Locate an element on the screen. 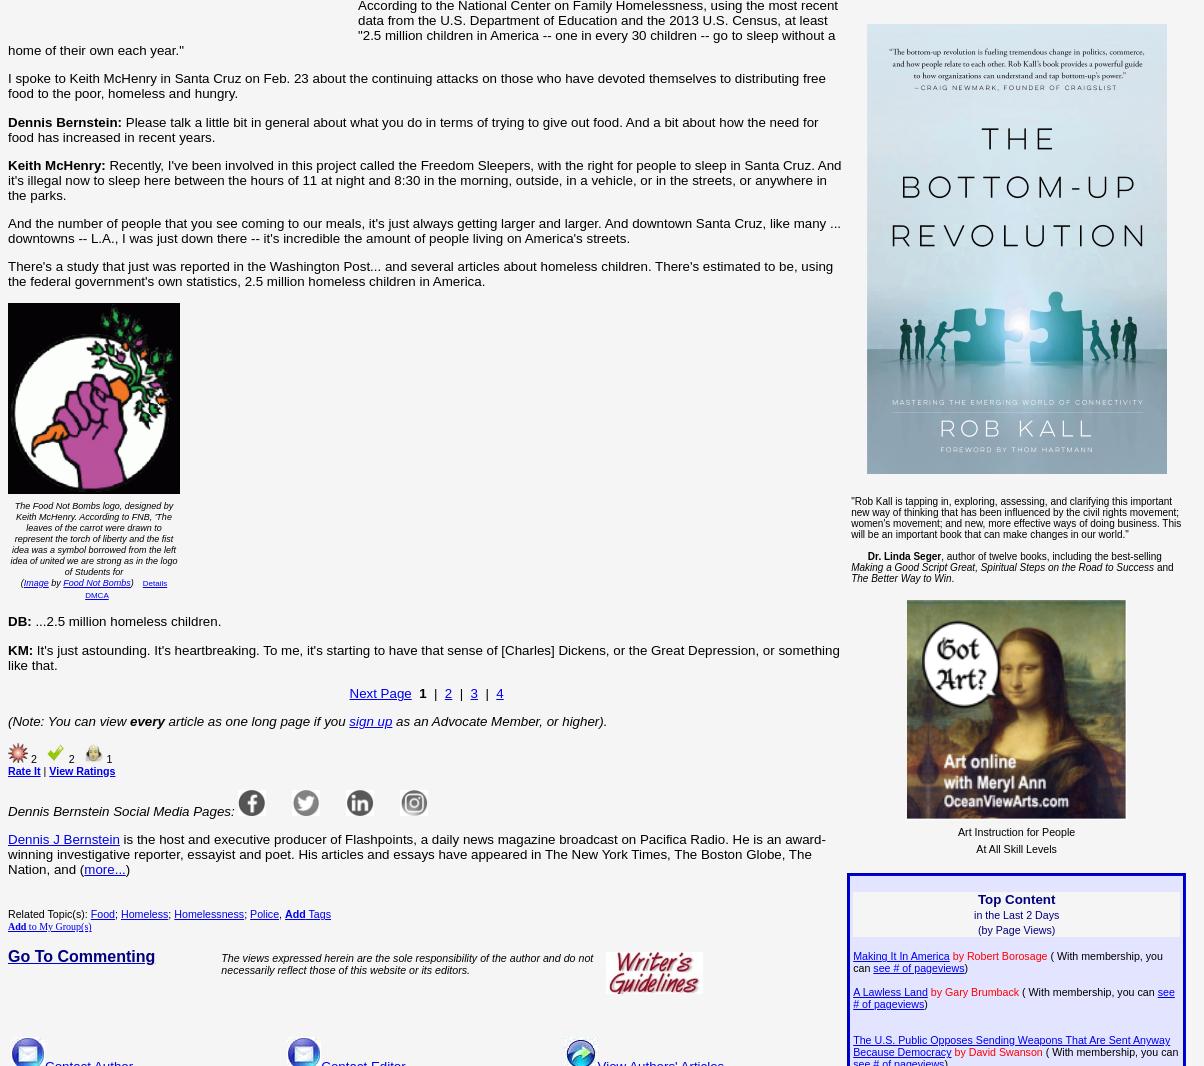 Image resolution: width=1204 pixels, height=1066 pixels. '...2.5 million homeless children.' is located at coordinates (126, 620).